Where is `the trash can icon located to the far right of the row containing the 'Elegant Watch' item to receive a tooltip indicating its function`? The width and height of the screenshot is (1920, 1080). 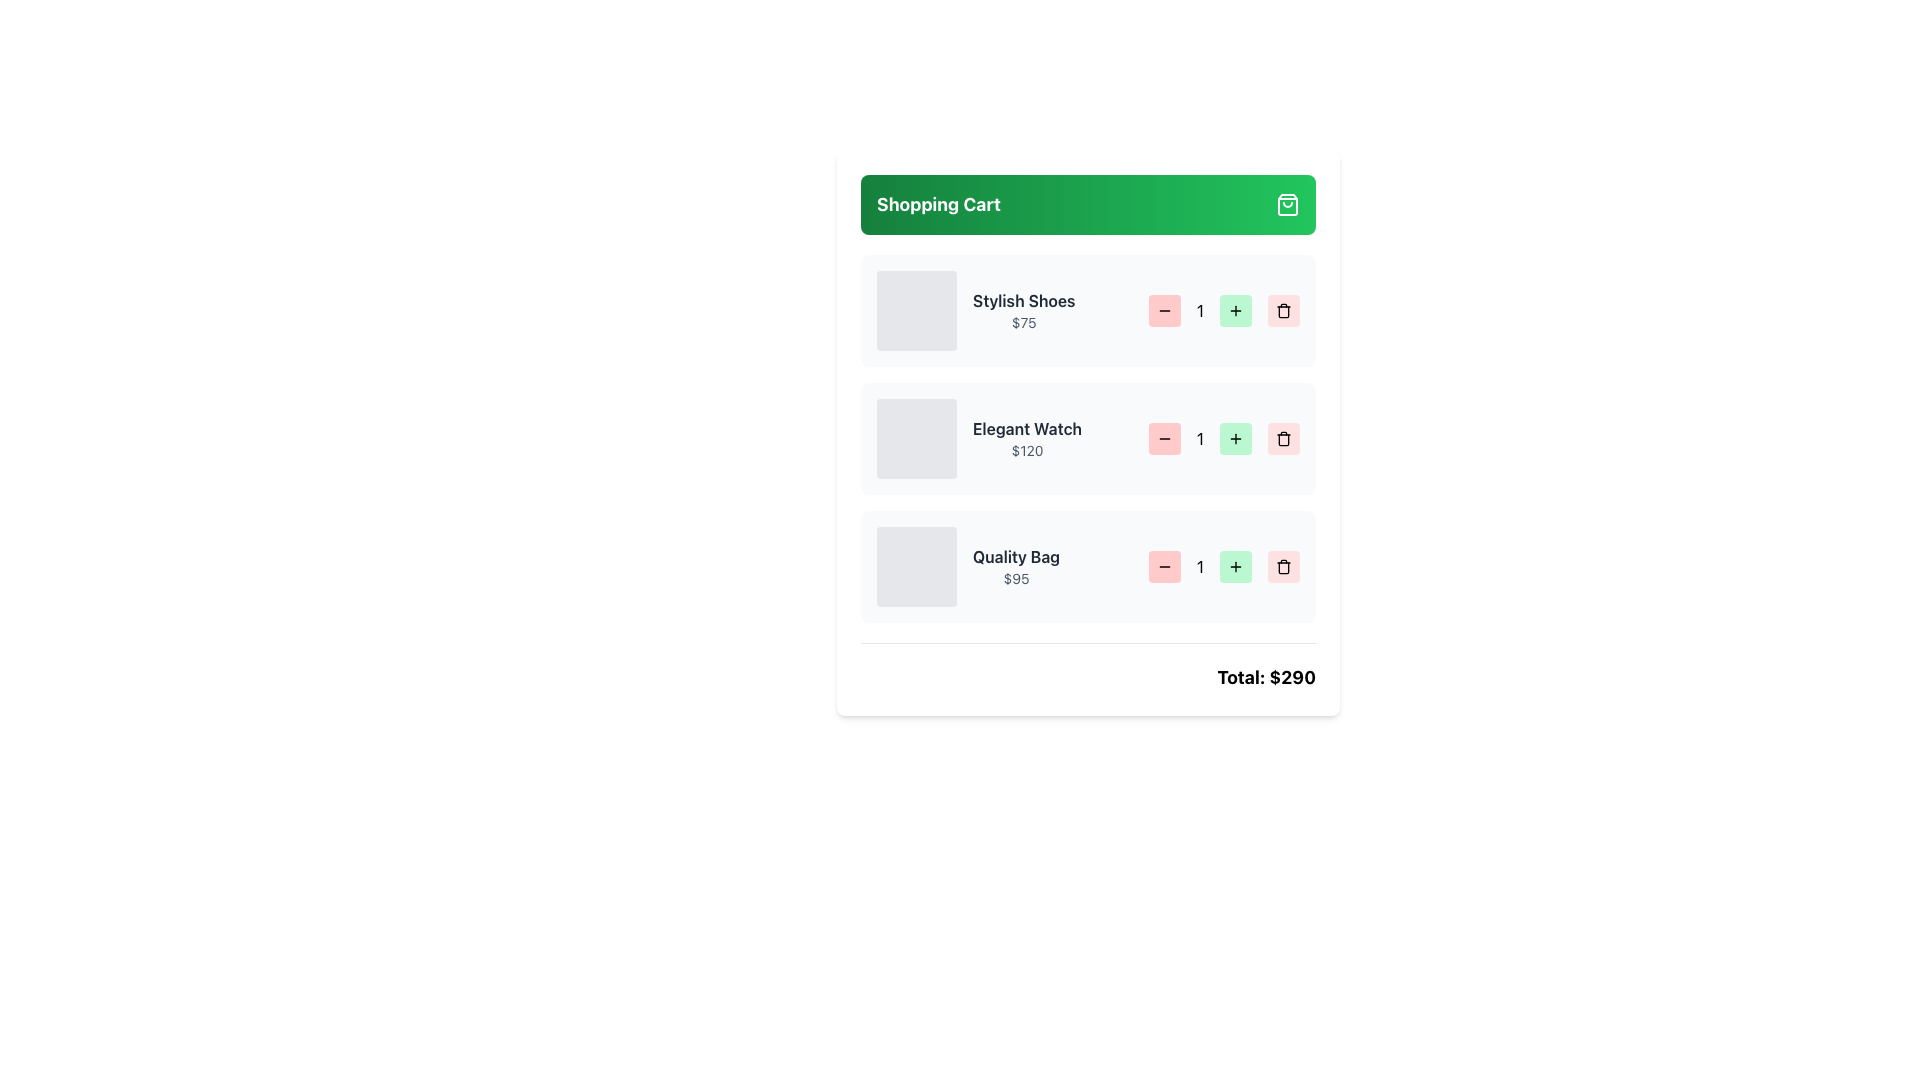 the trash can icon located to the far right of the row containing the 'Elegant Watch' item to receive a tooltip indicating its function is located at coordinates (1283, 438).